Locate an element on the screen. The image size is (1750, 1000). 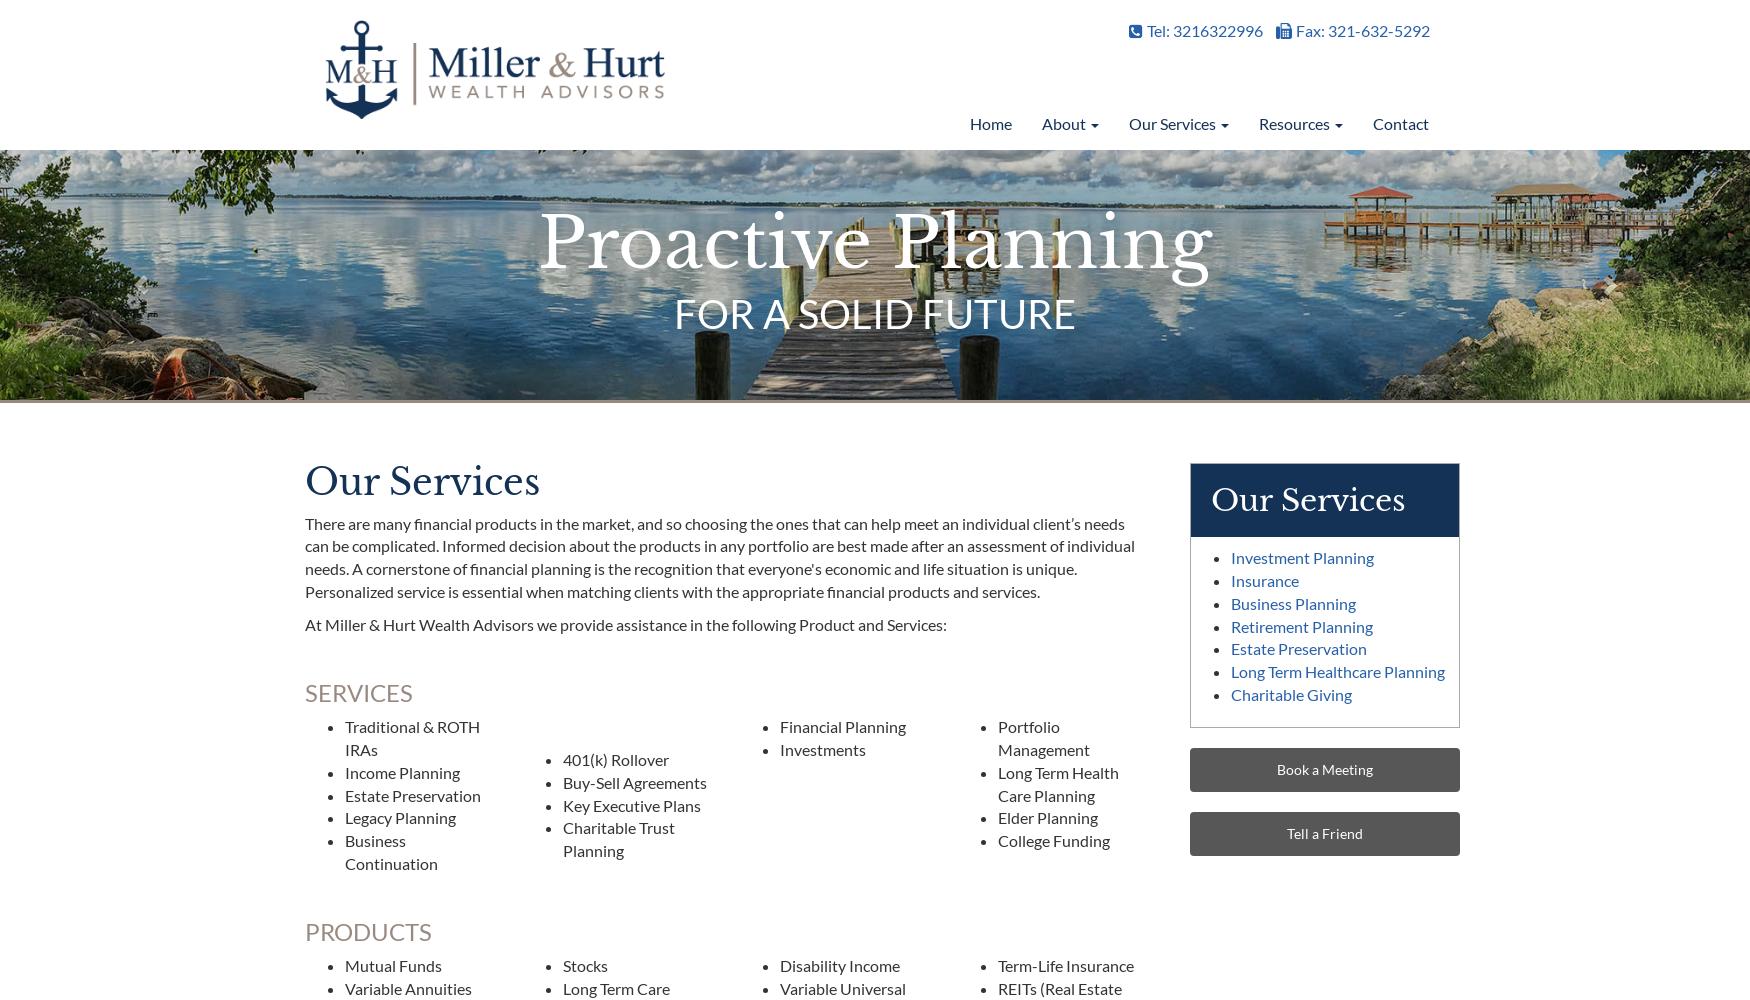
'Key Executive Plans' is located at coordinates (630, 804).